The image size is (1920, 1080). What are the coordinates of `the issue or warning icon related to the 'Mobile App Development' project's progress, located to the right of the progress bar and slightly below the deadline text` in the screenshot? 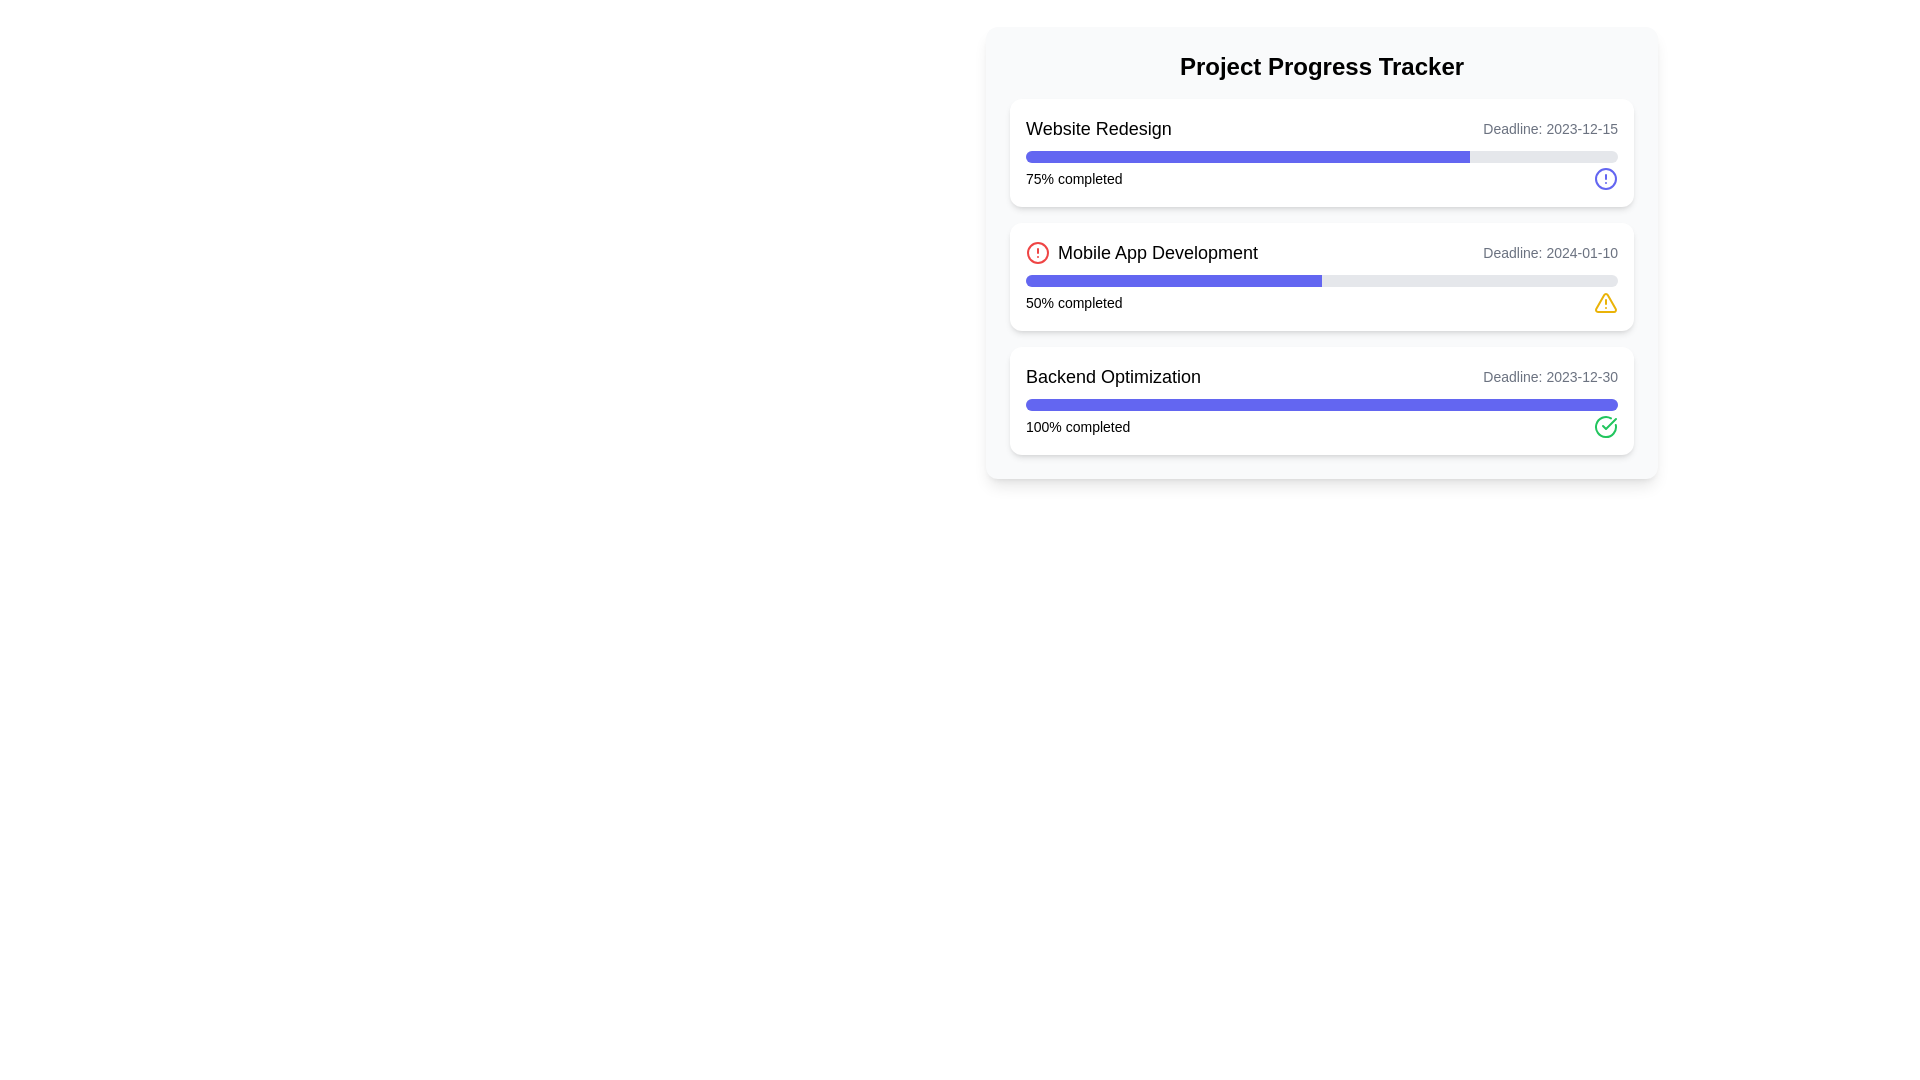 It's located at (1606, 302).